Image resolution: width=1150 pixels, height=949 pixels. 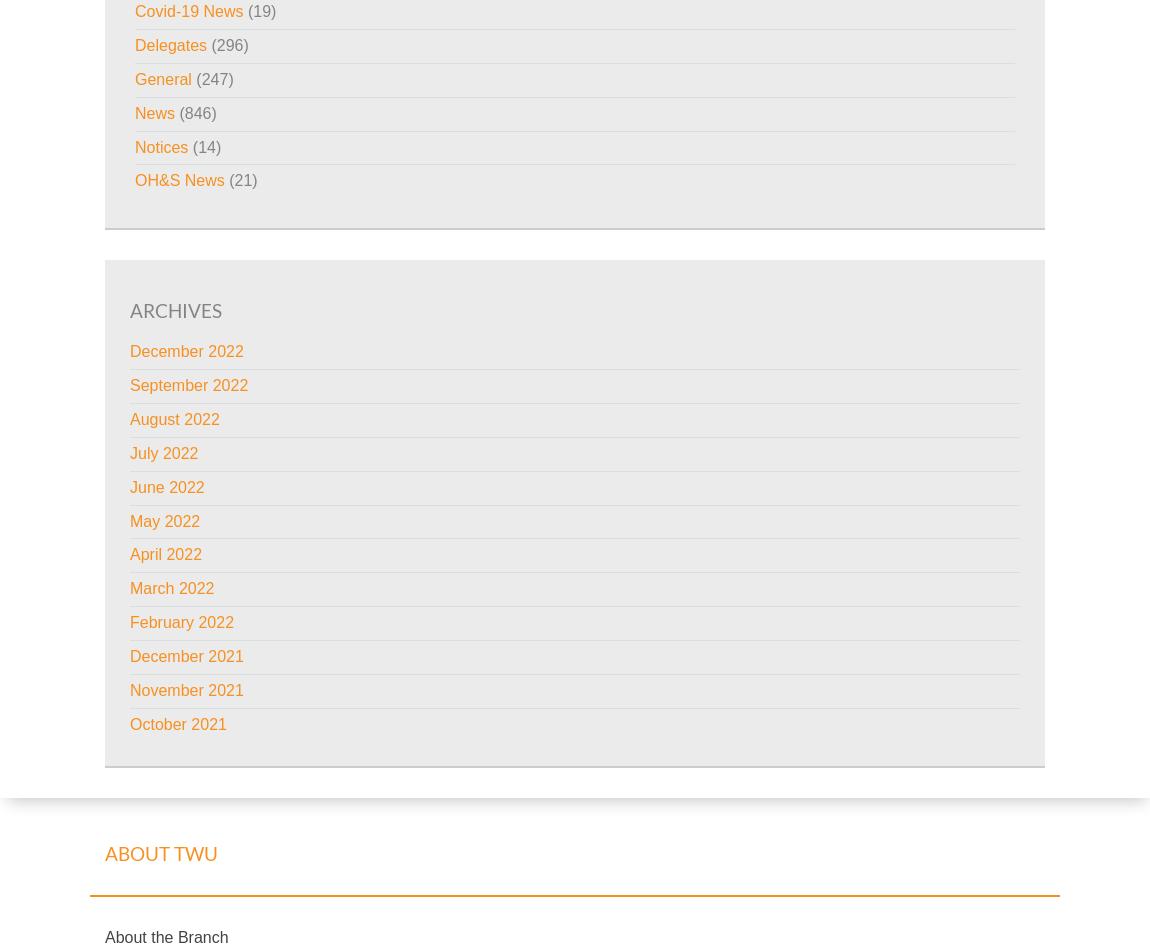 What do you see at coordinates (154, 112) in the screenshot?
I see `'News'` at bounding box center [154, 112].